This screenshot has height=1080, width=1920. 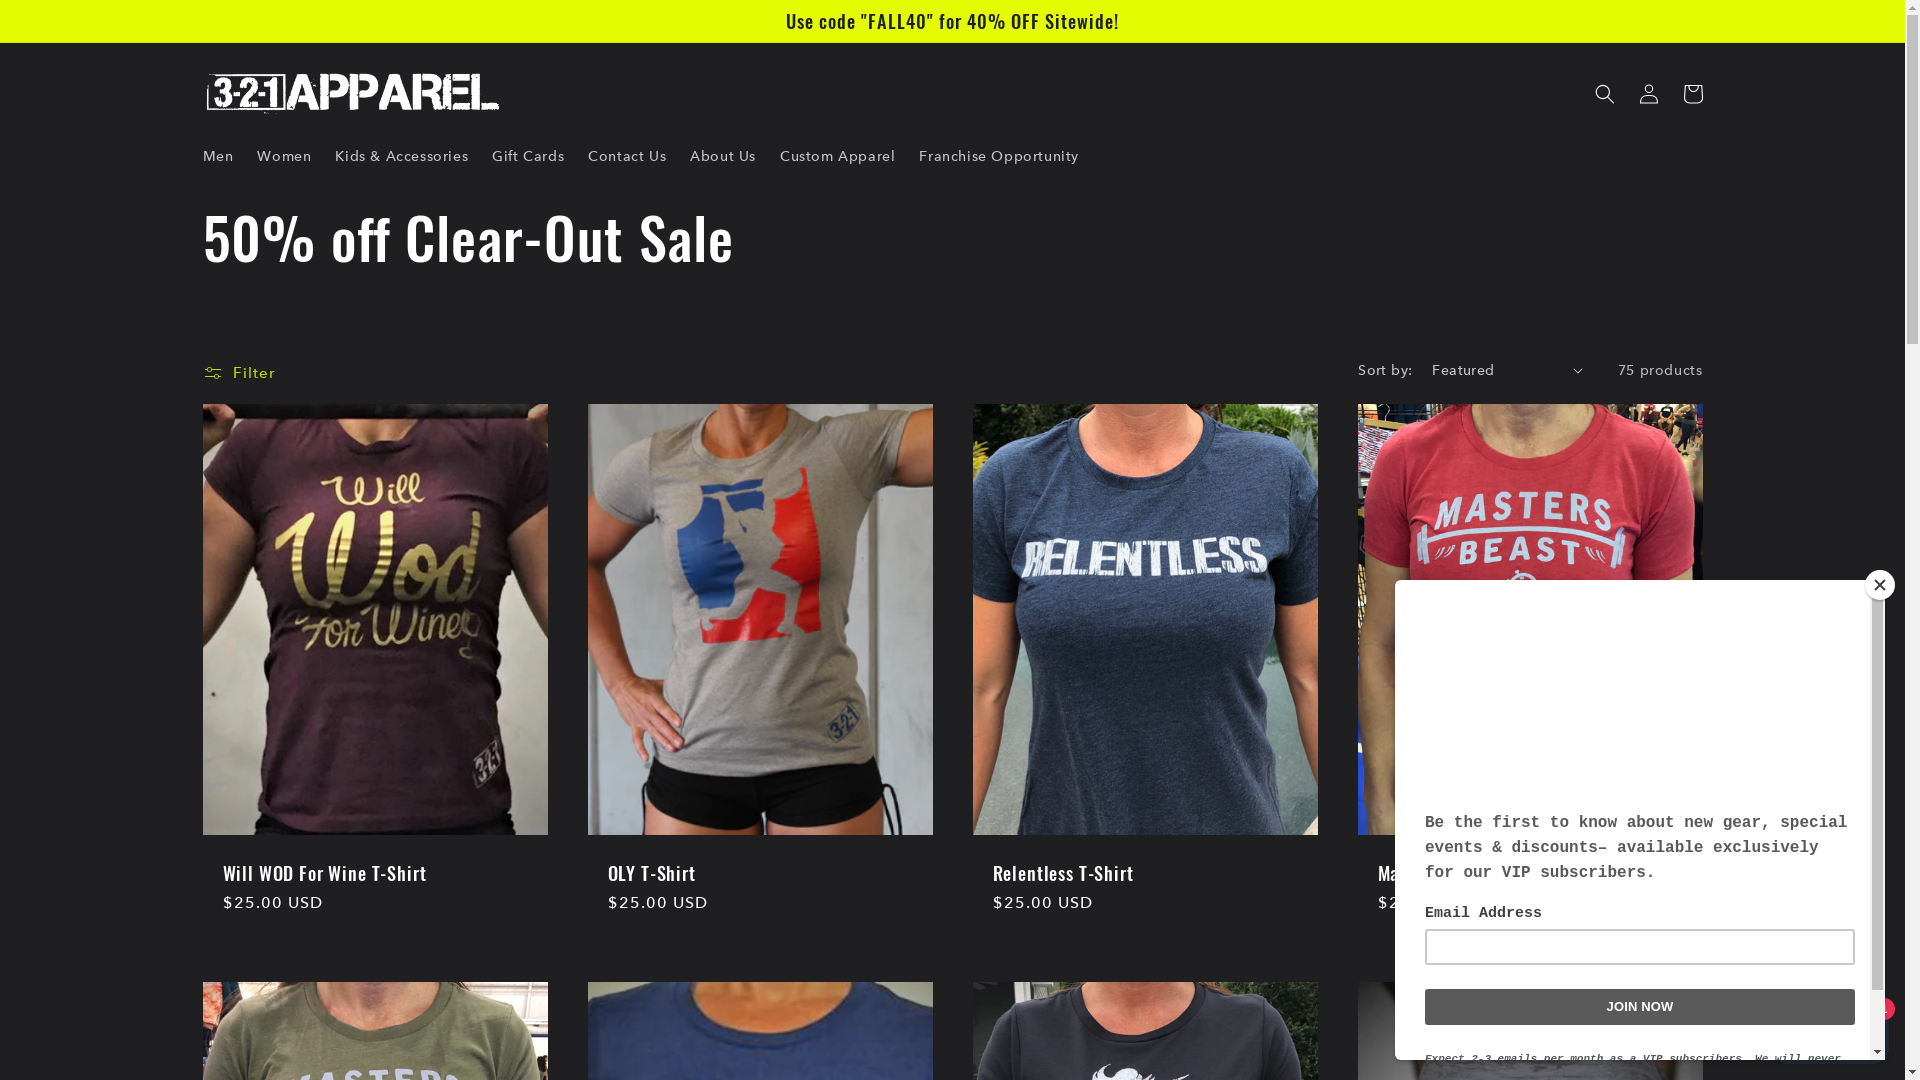 I want to click on 'Franchise Opportunity', so click(x=998, y=154).